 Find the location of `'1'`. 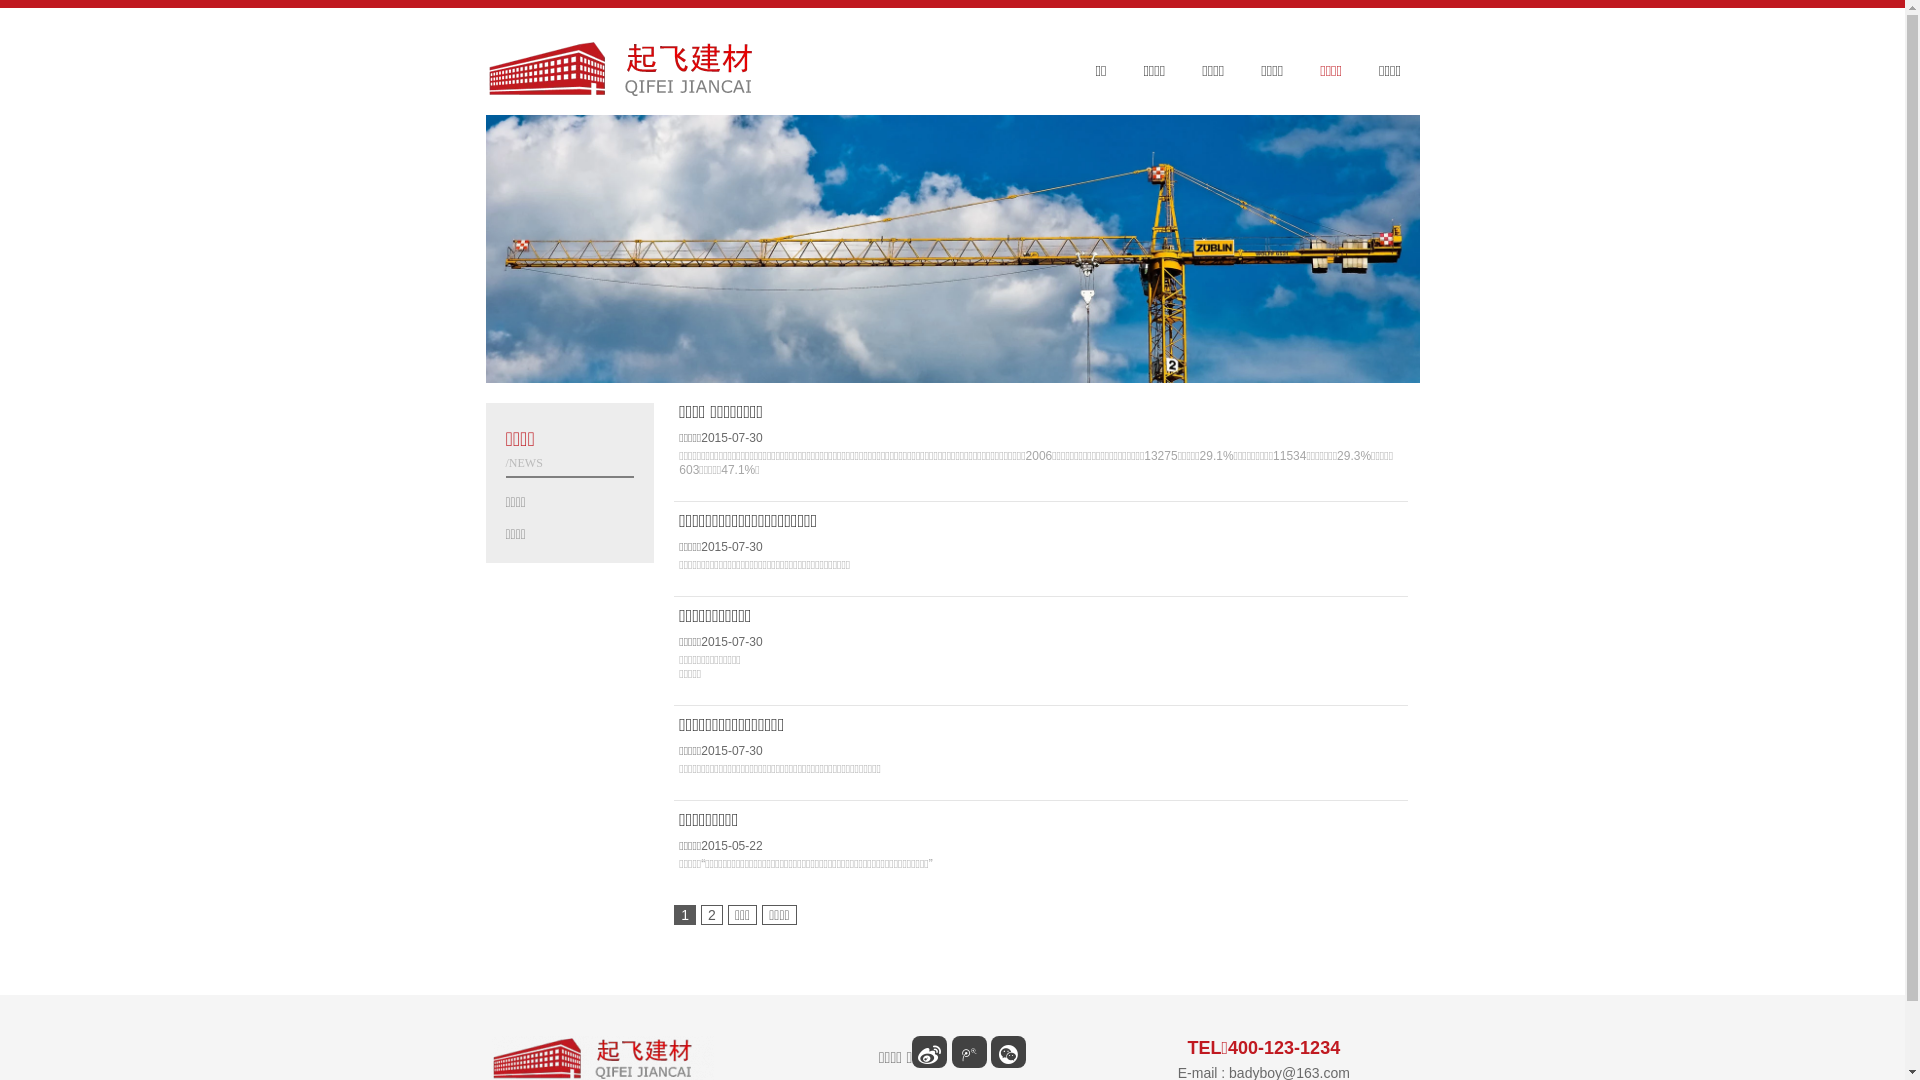

'1' is located at coordinates (685, 914).